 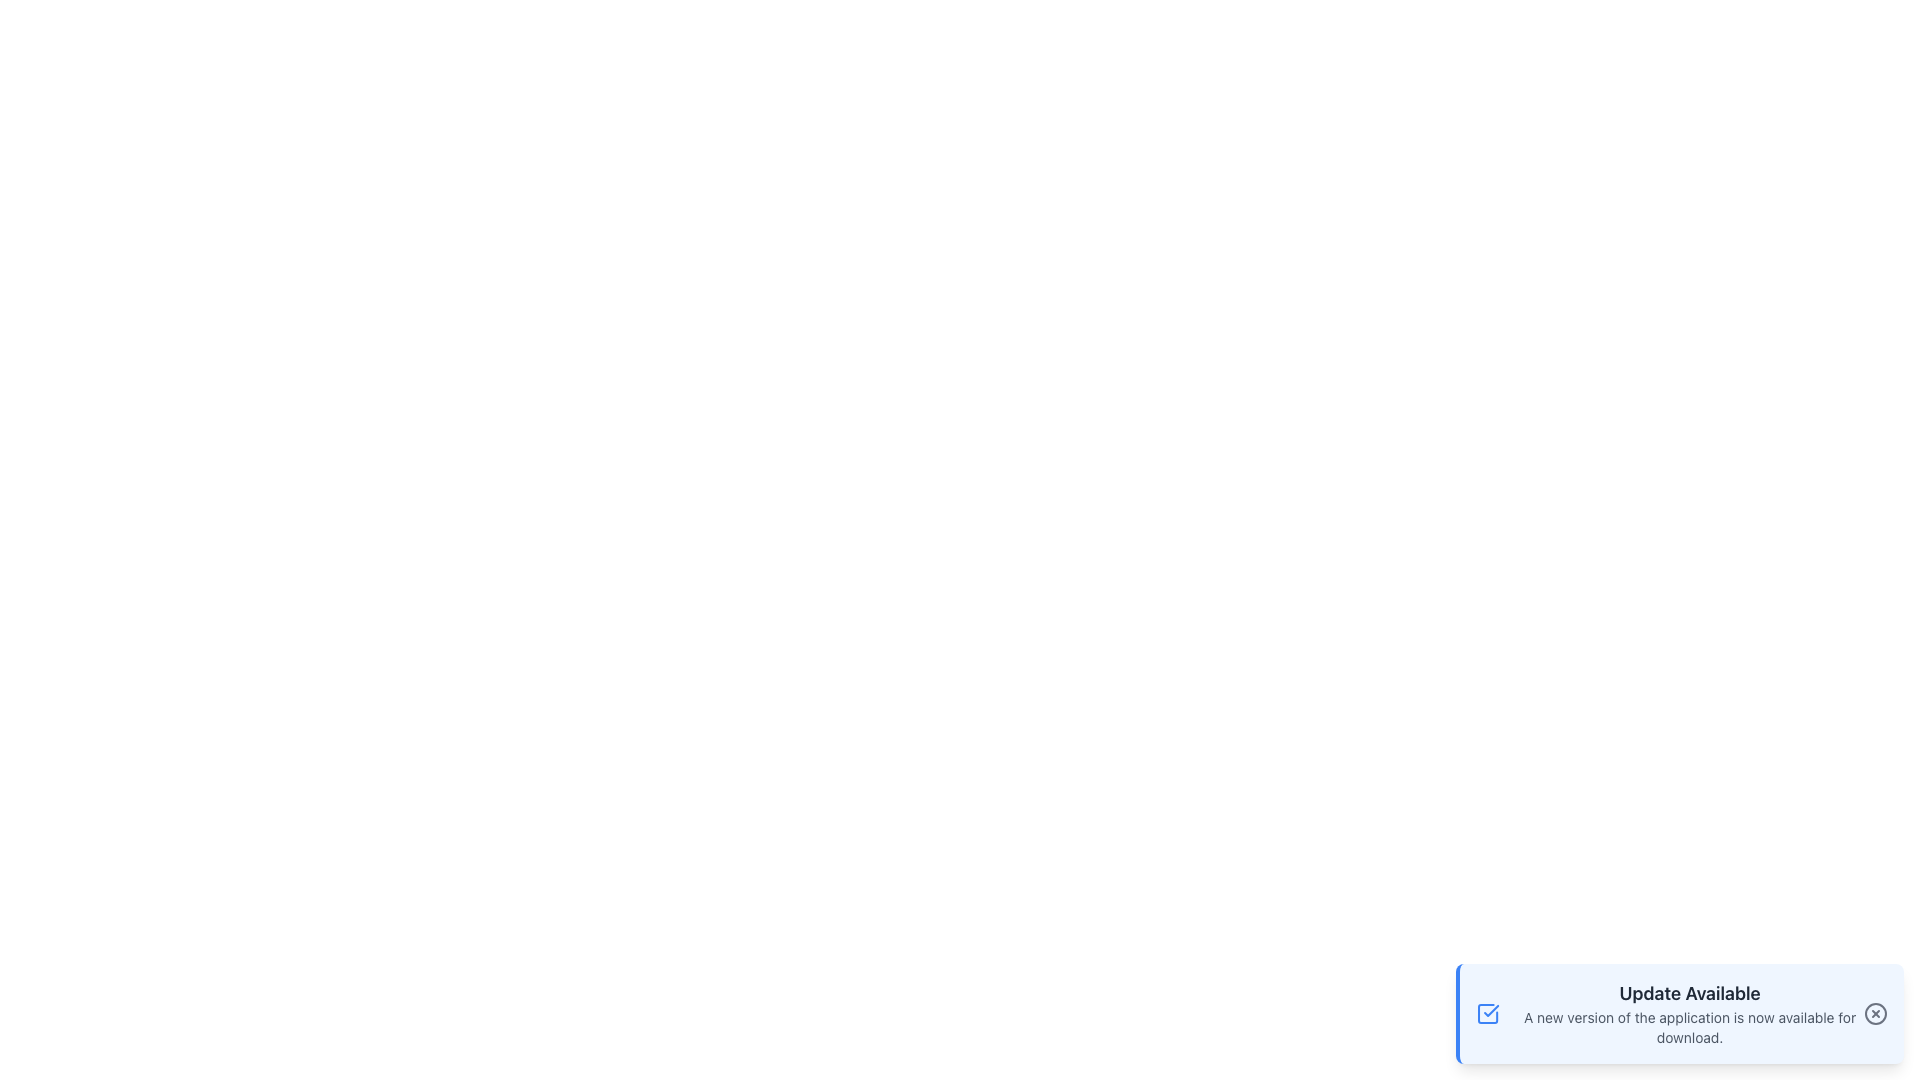 I want to click on the notification displayed in the rectangular notification box with a light blue background located at the bottom-right corner of the interface, so click(x=1680, y=1014).